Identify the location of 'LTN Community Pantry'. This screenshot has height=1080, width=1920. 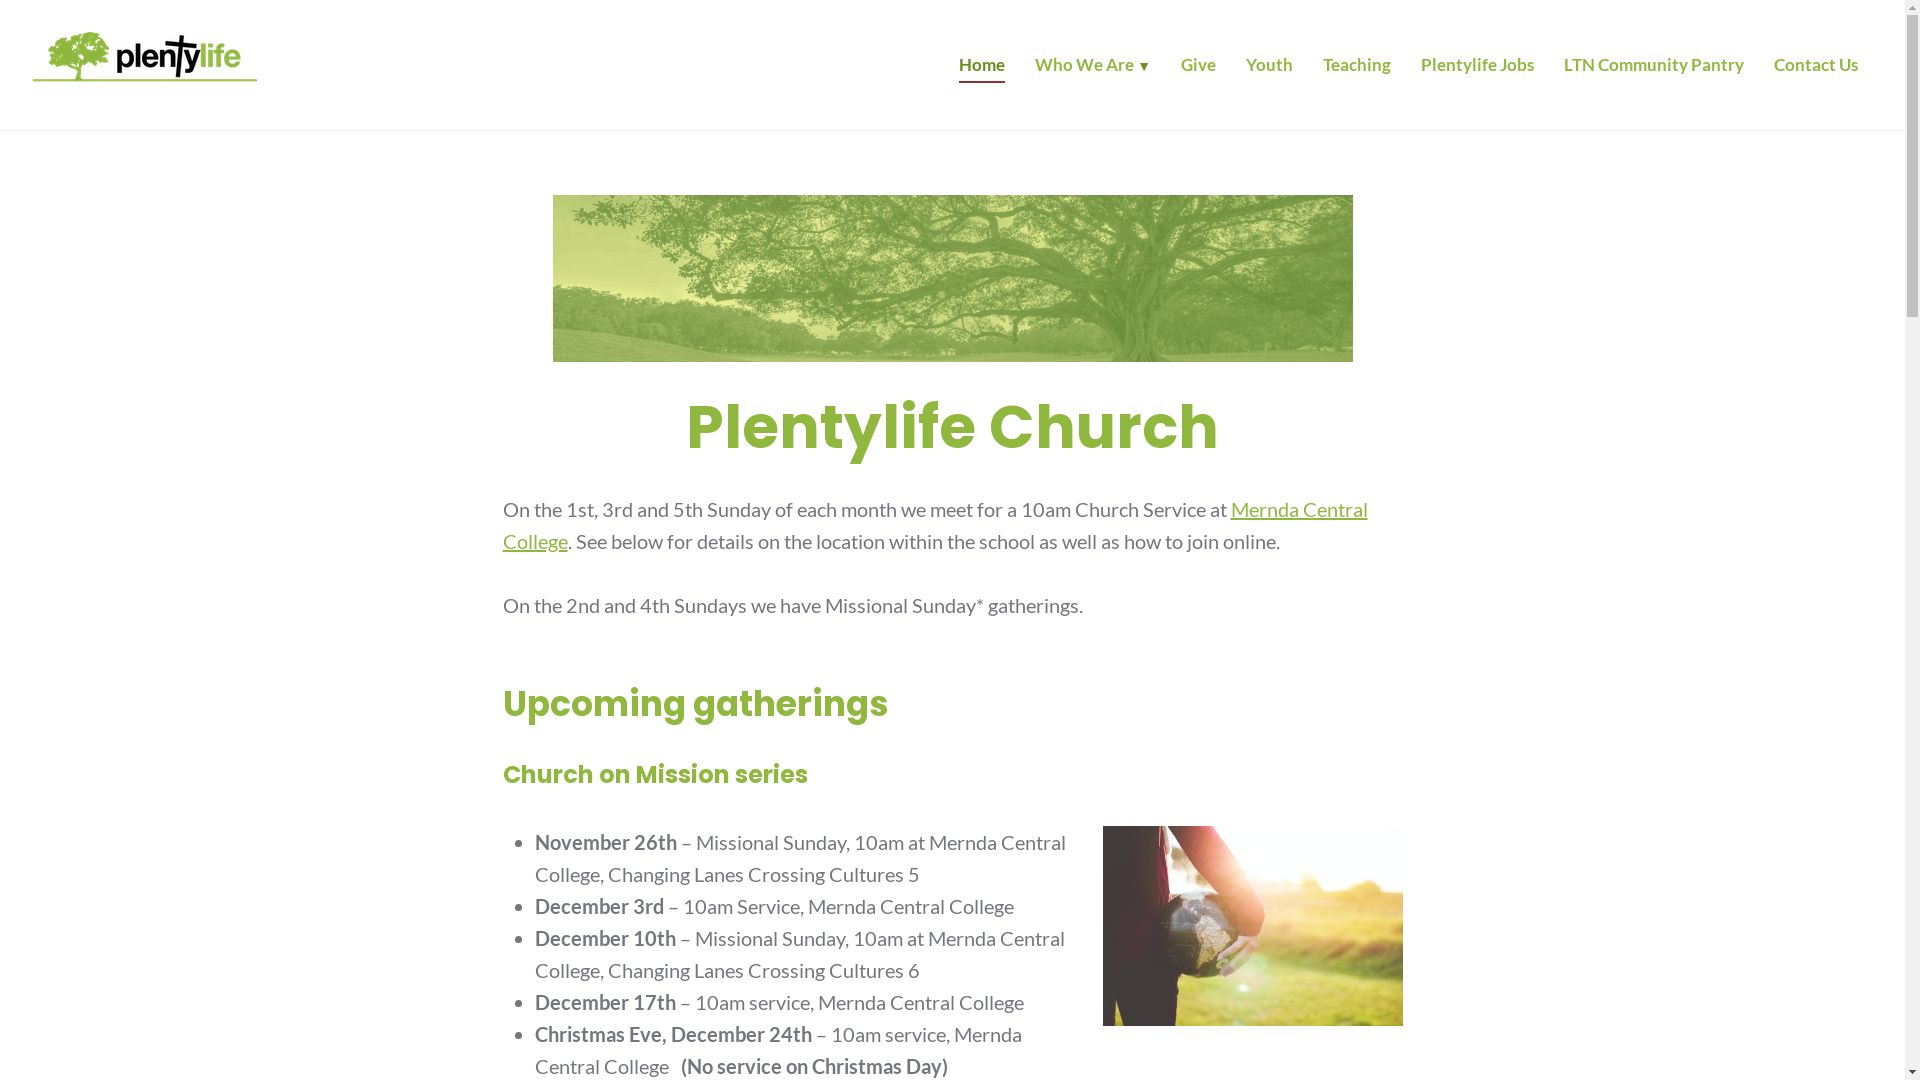
(1654, 67).